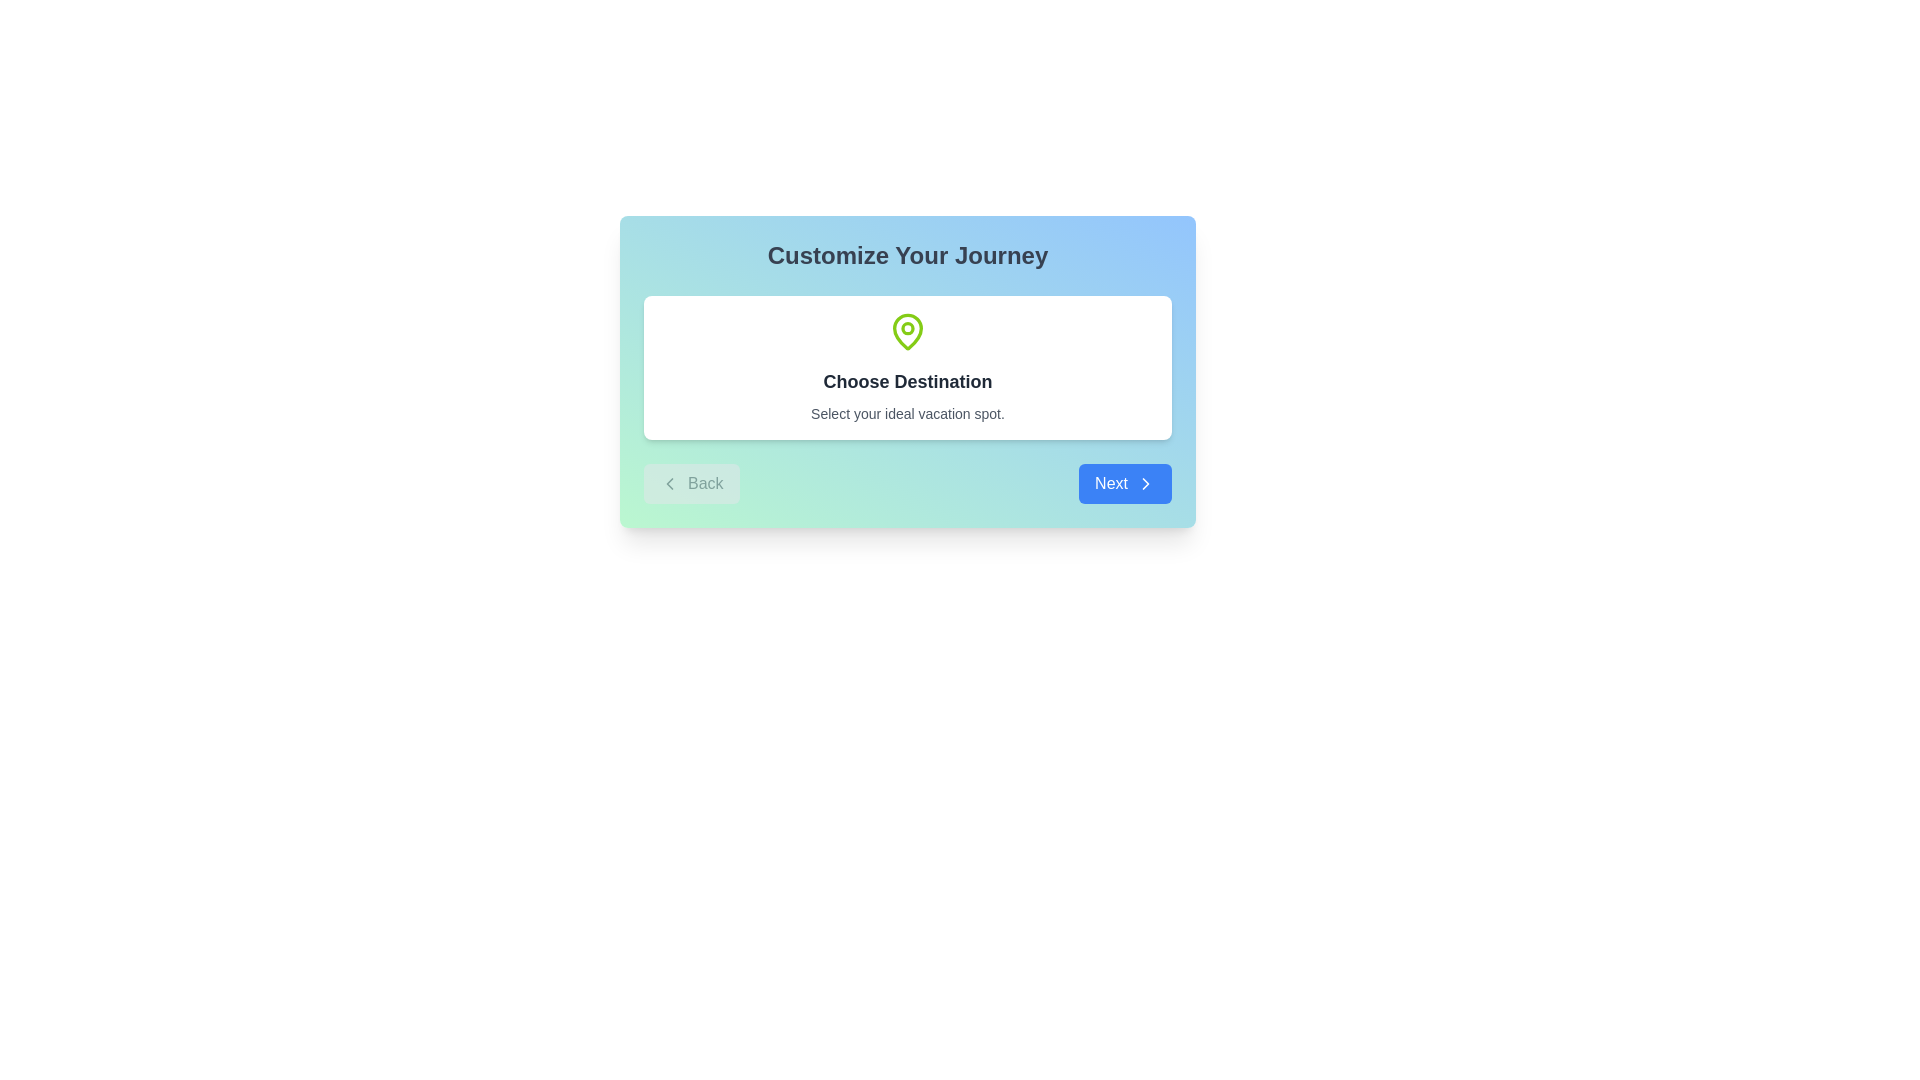  I want to click on the chevron-shaped icon pointing to the right located inside the 'Next' button at the bottom-right corner of the card interface, so click(1146, 483).